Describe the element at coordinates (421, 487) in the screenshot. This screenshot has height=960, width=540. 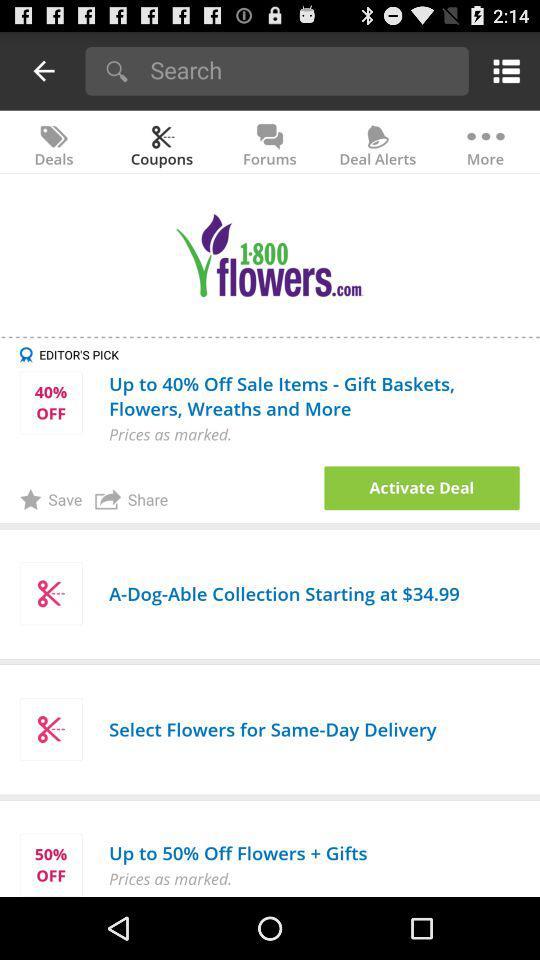
I see `item next to the share` at that location.